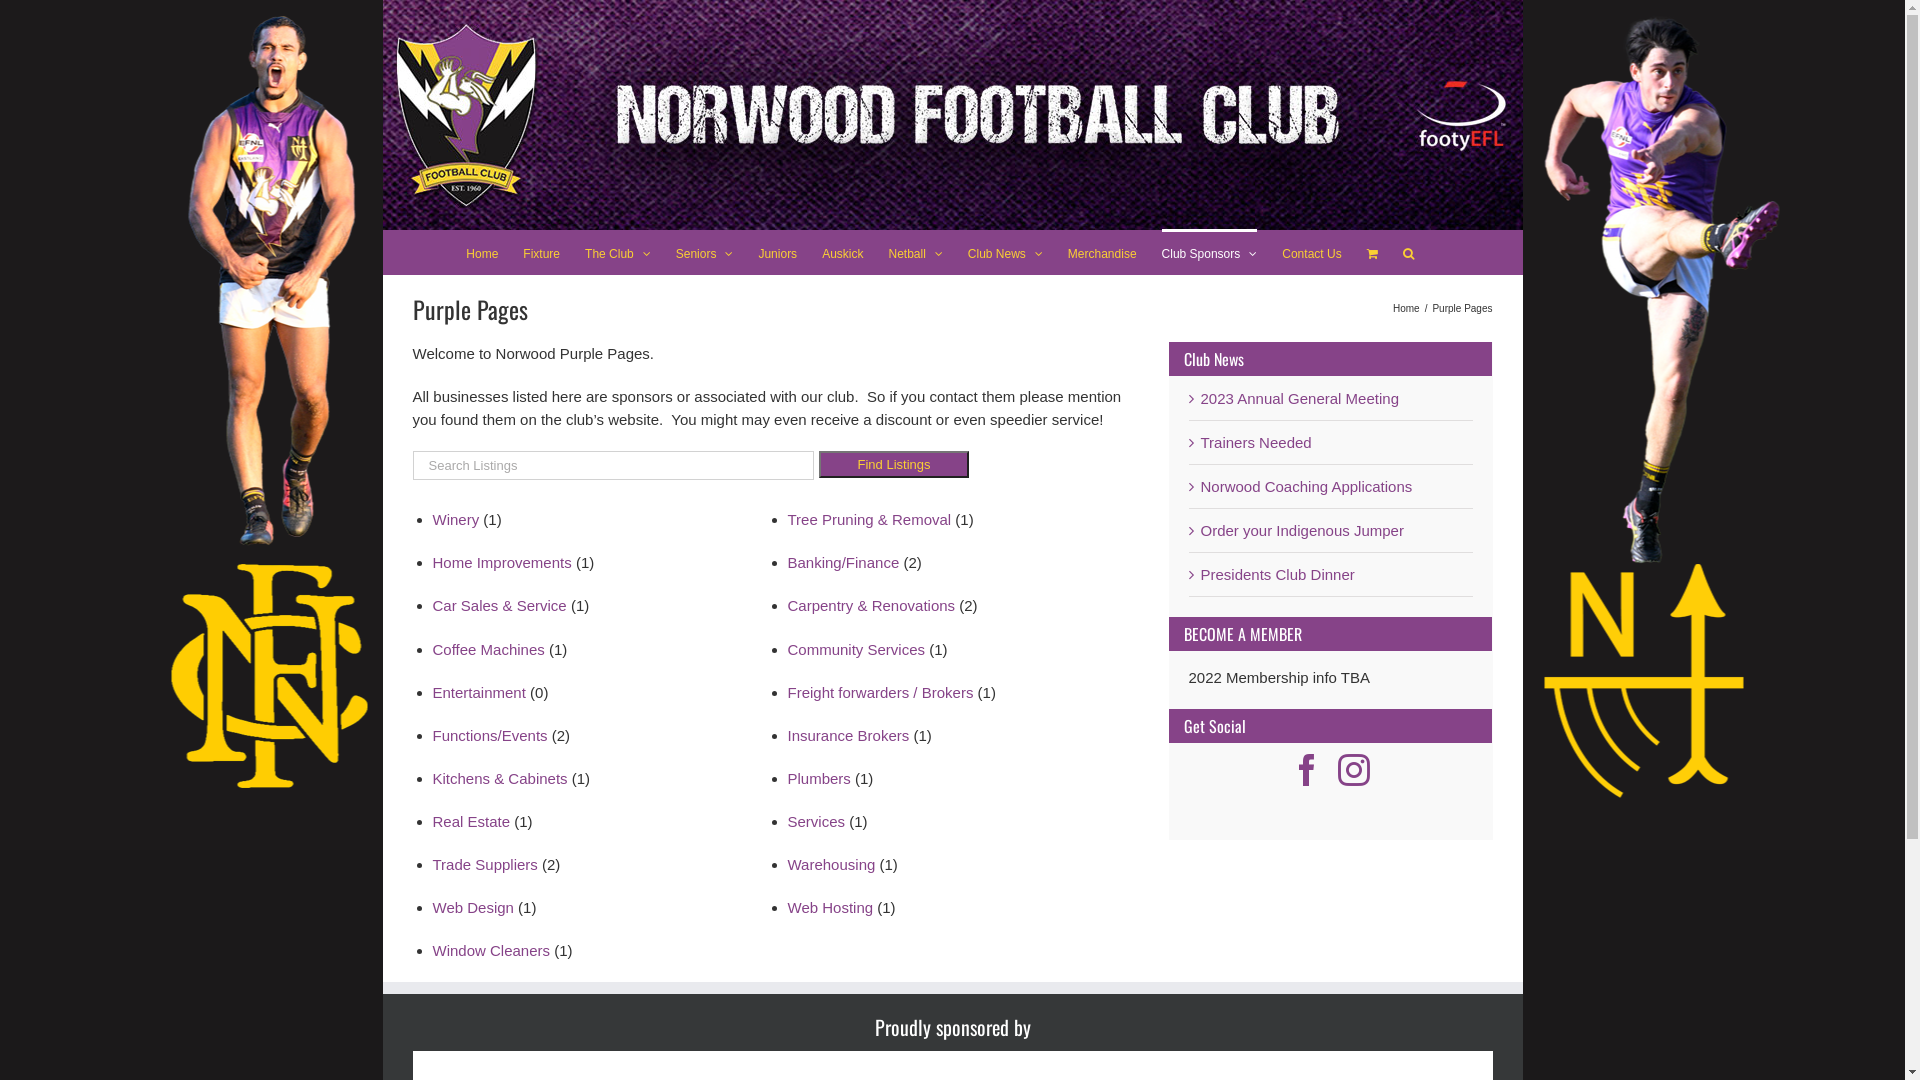  I want to click on 'Seniors', so click(676, 250).